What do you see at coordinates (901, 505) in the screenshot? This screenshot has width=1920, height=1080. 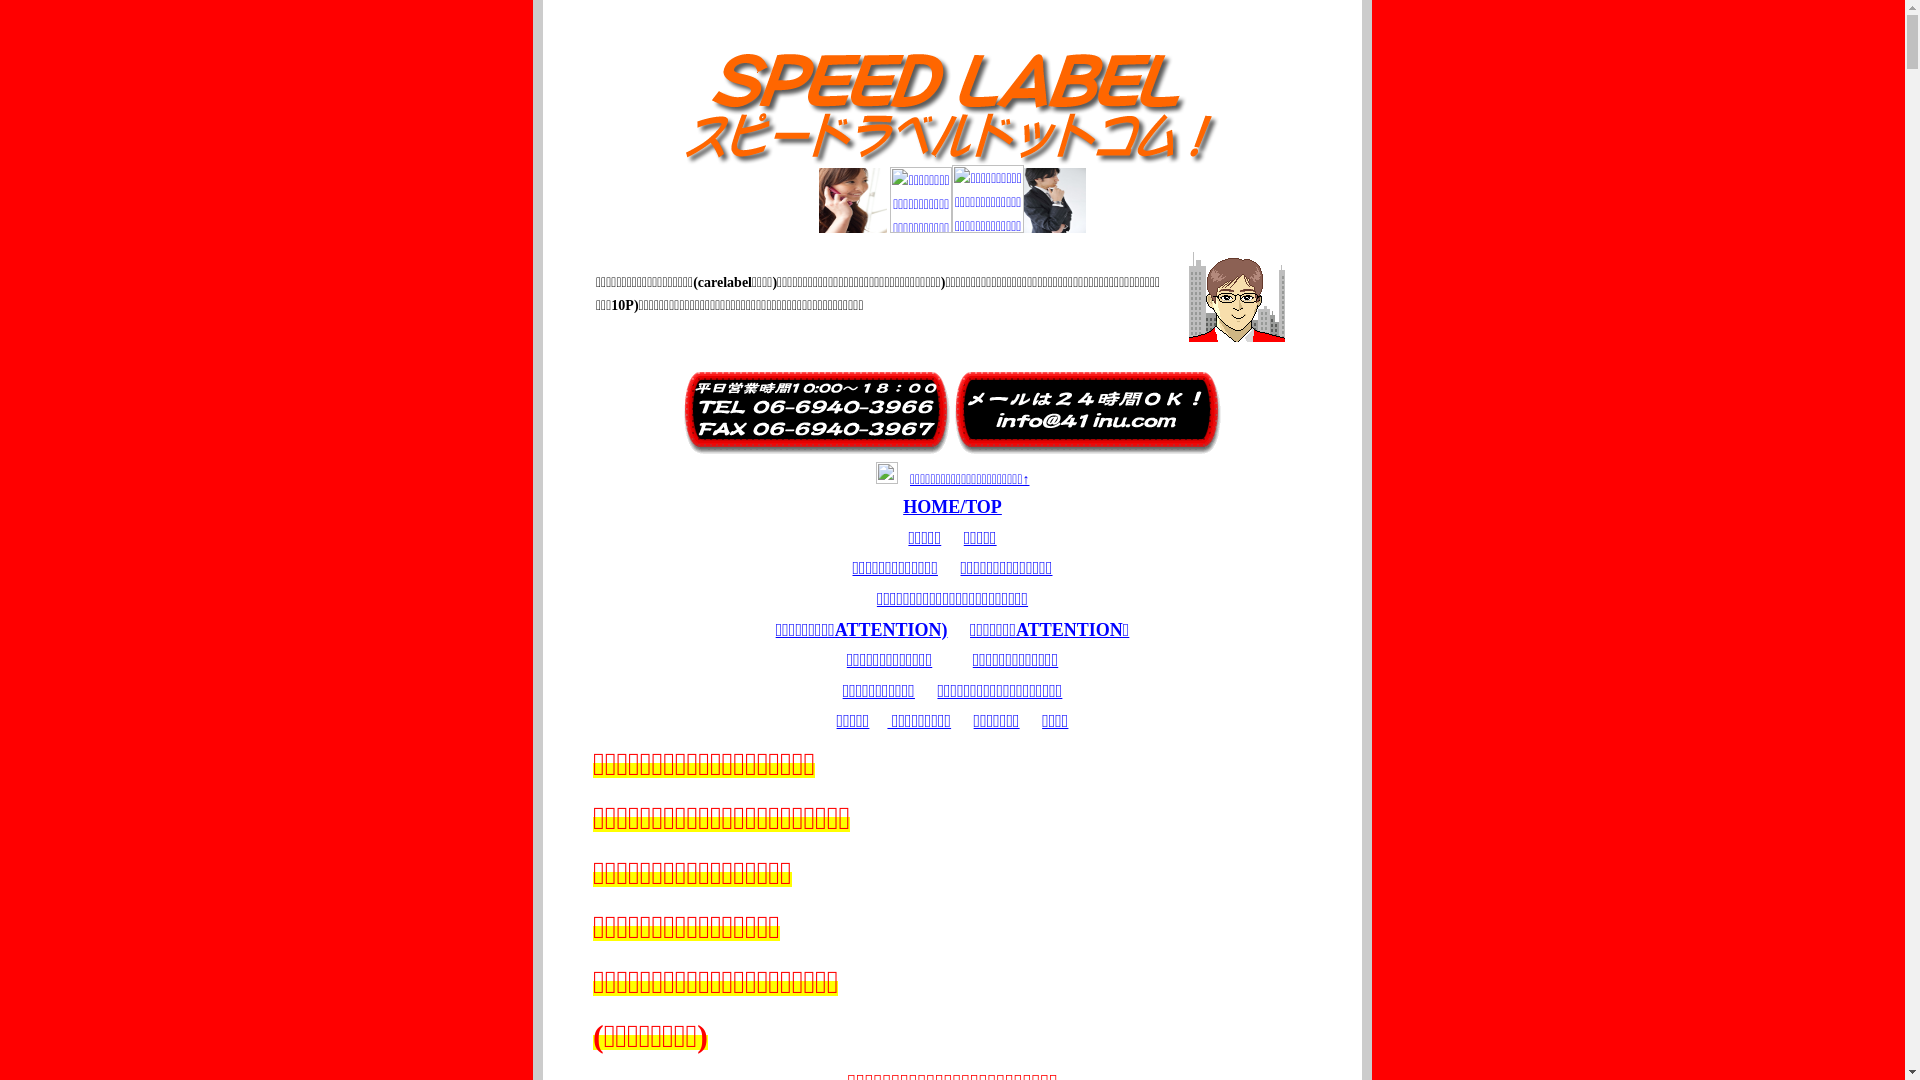 I see `'HOME/TOP'` at bounding box center [901, 505].